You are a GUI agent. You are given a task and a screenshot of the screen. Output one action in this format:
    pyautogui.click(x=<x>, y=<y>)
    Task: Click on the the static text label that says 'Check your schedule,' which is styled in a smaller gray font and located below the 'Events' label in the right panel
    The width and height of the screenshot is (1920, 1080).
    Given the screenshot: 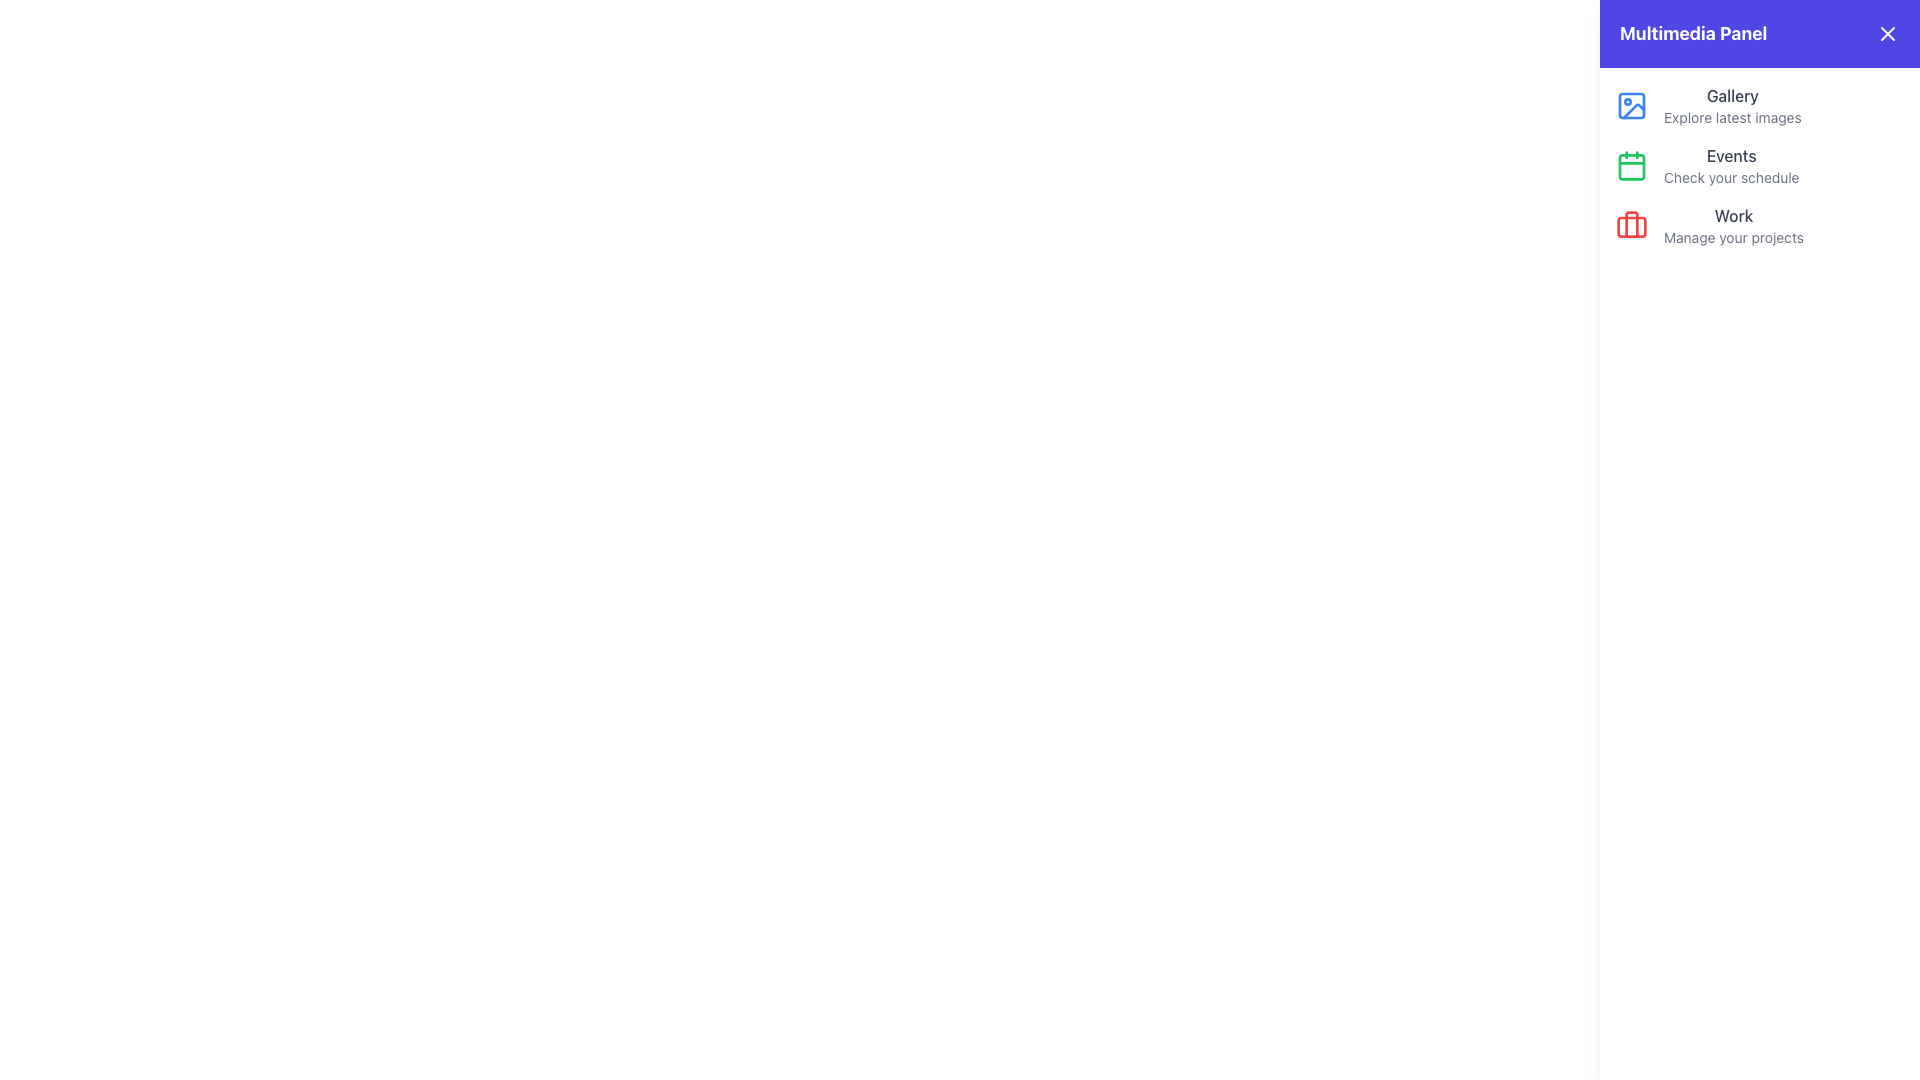 What is the action you would take?
    pyautogui.click(x=1730, y=176)
    